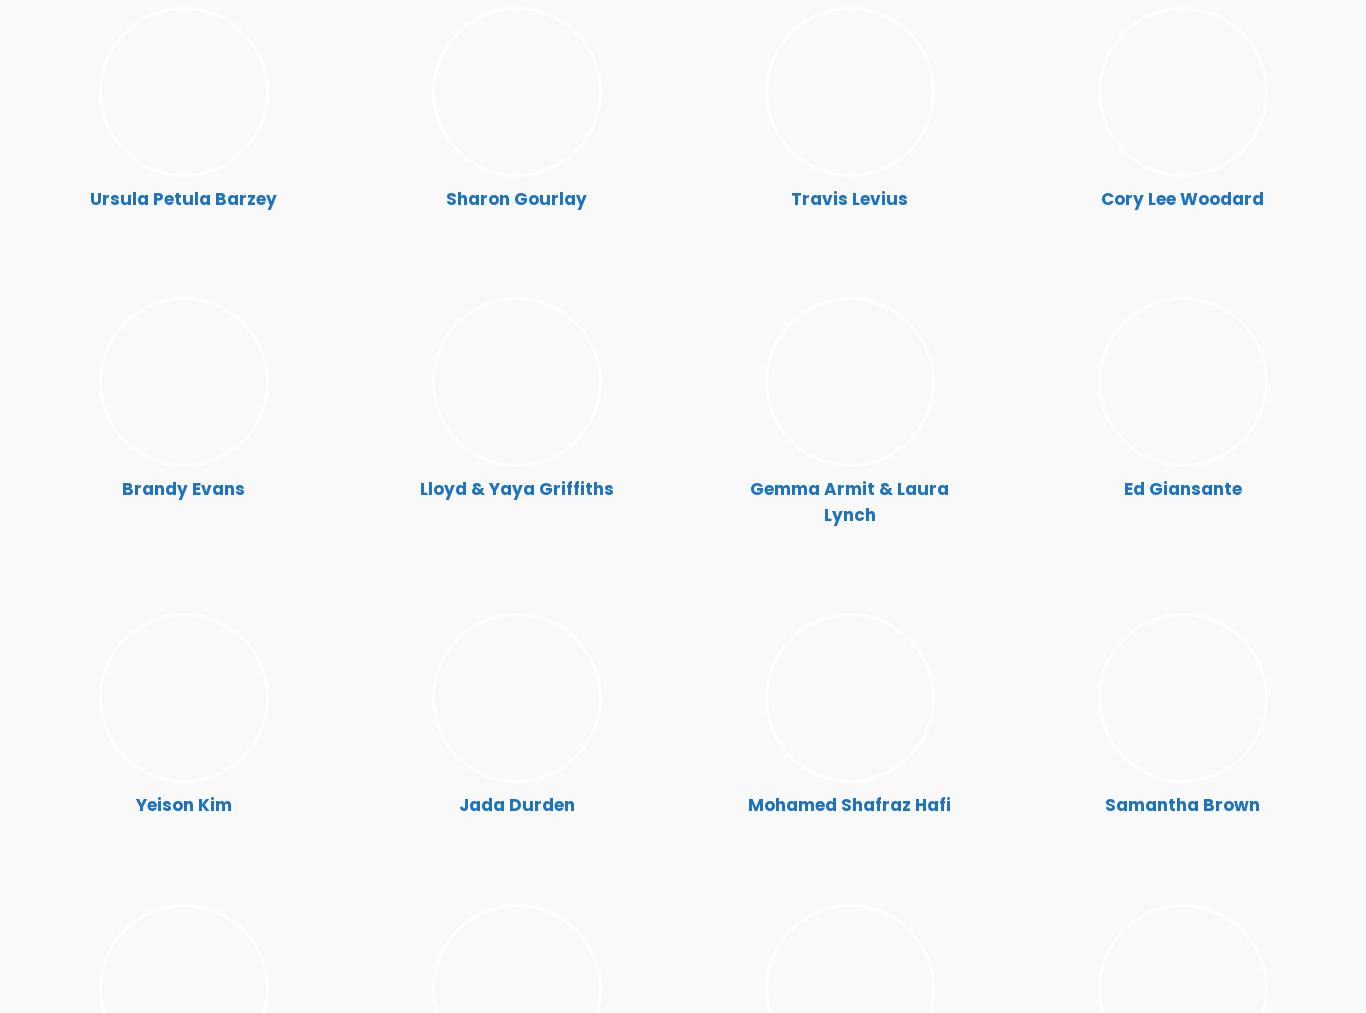  Describe the element at coordinates (1182, 198) in the screenshot. I see `'Cory Lee Woodard'` at that location.